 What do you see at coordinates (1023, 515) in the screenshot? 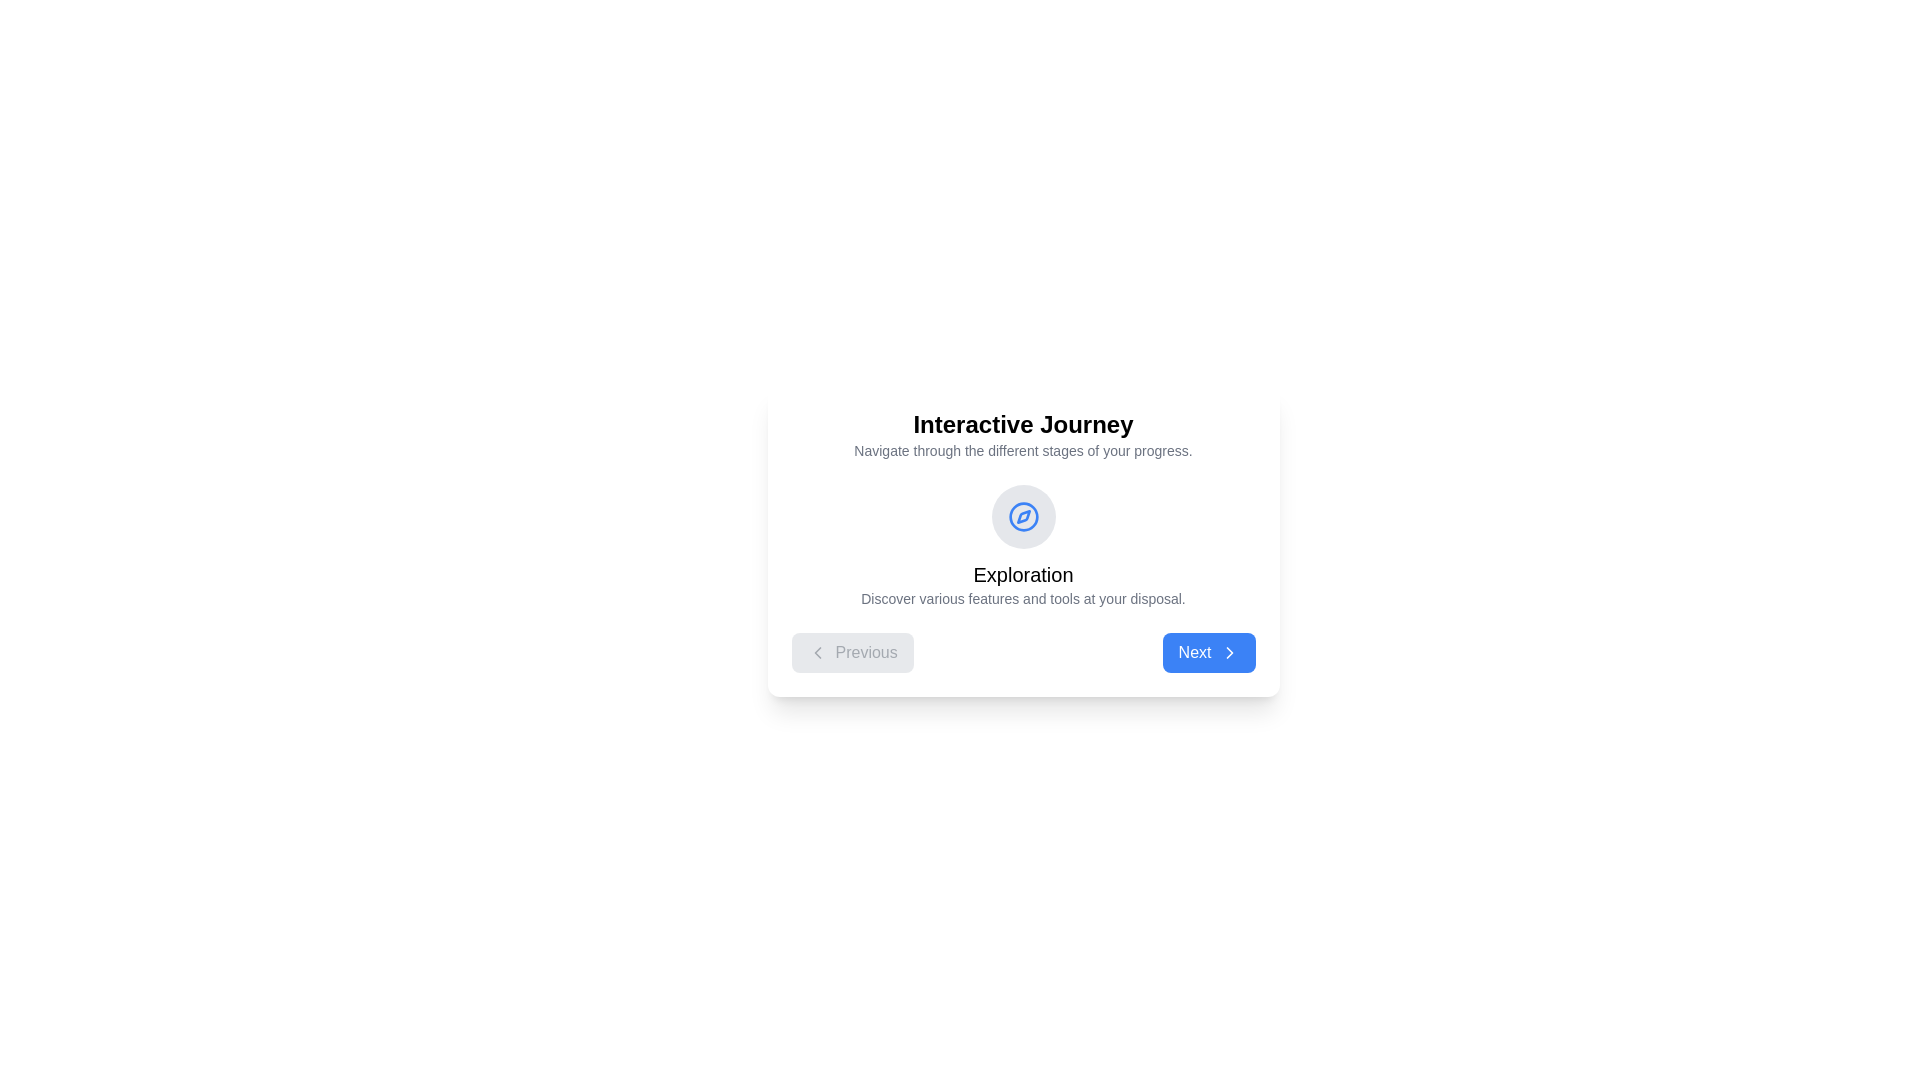
I see `the circular compass icon located in the 'Exploration' section, which features a blue compass design on a light gray background` at bounding box center [1023, 515].